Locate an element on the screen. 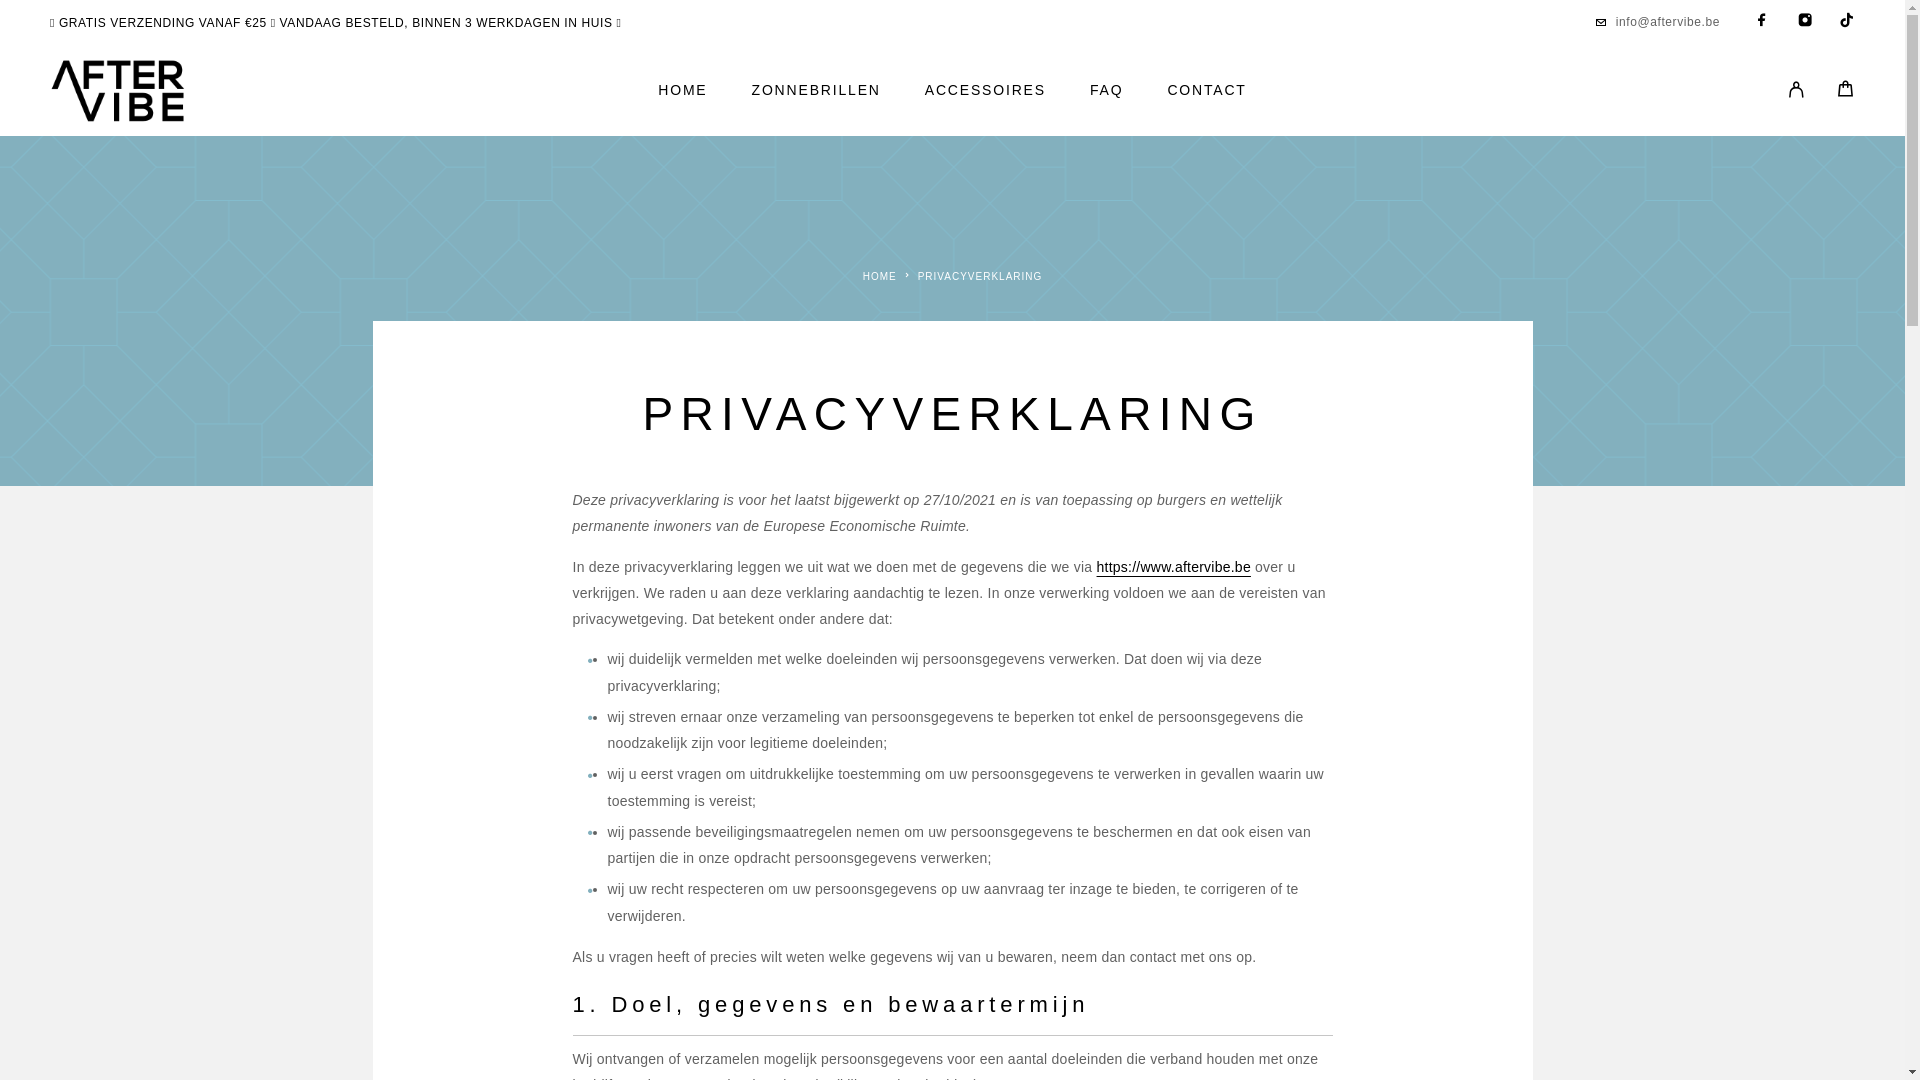 This screenshot has height=1080, width=1920. 'Login' is located at coordinates (1771, 91).